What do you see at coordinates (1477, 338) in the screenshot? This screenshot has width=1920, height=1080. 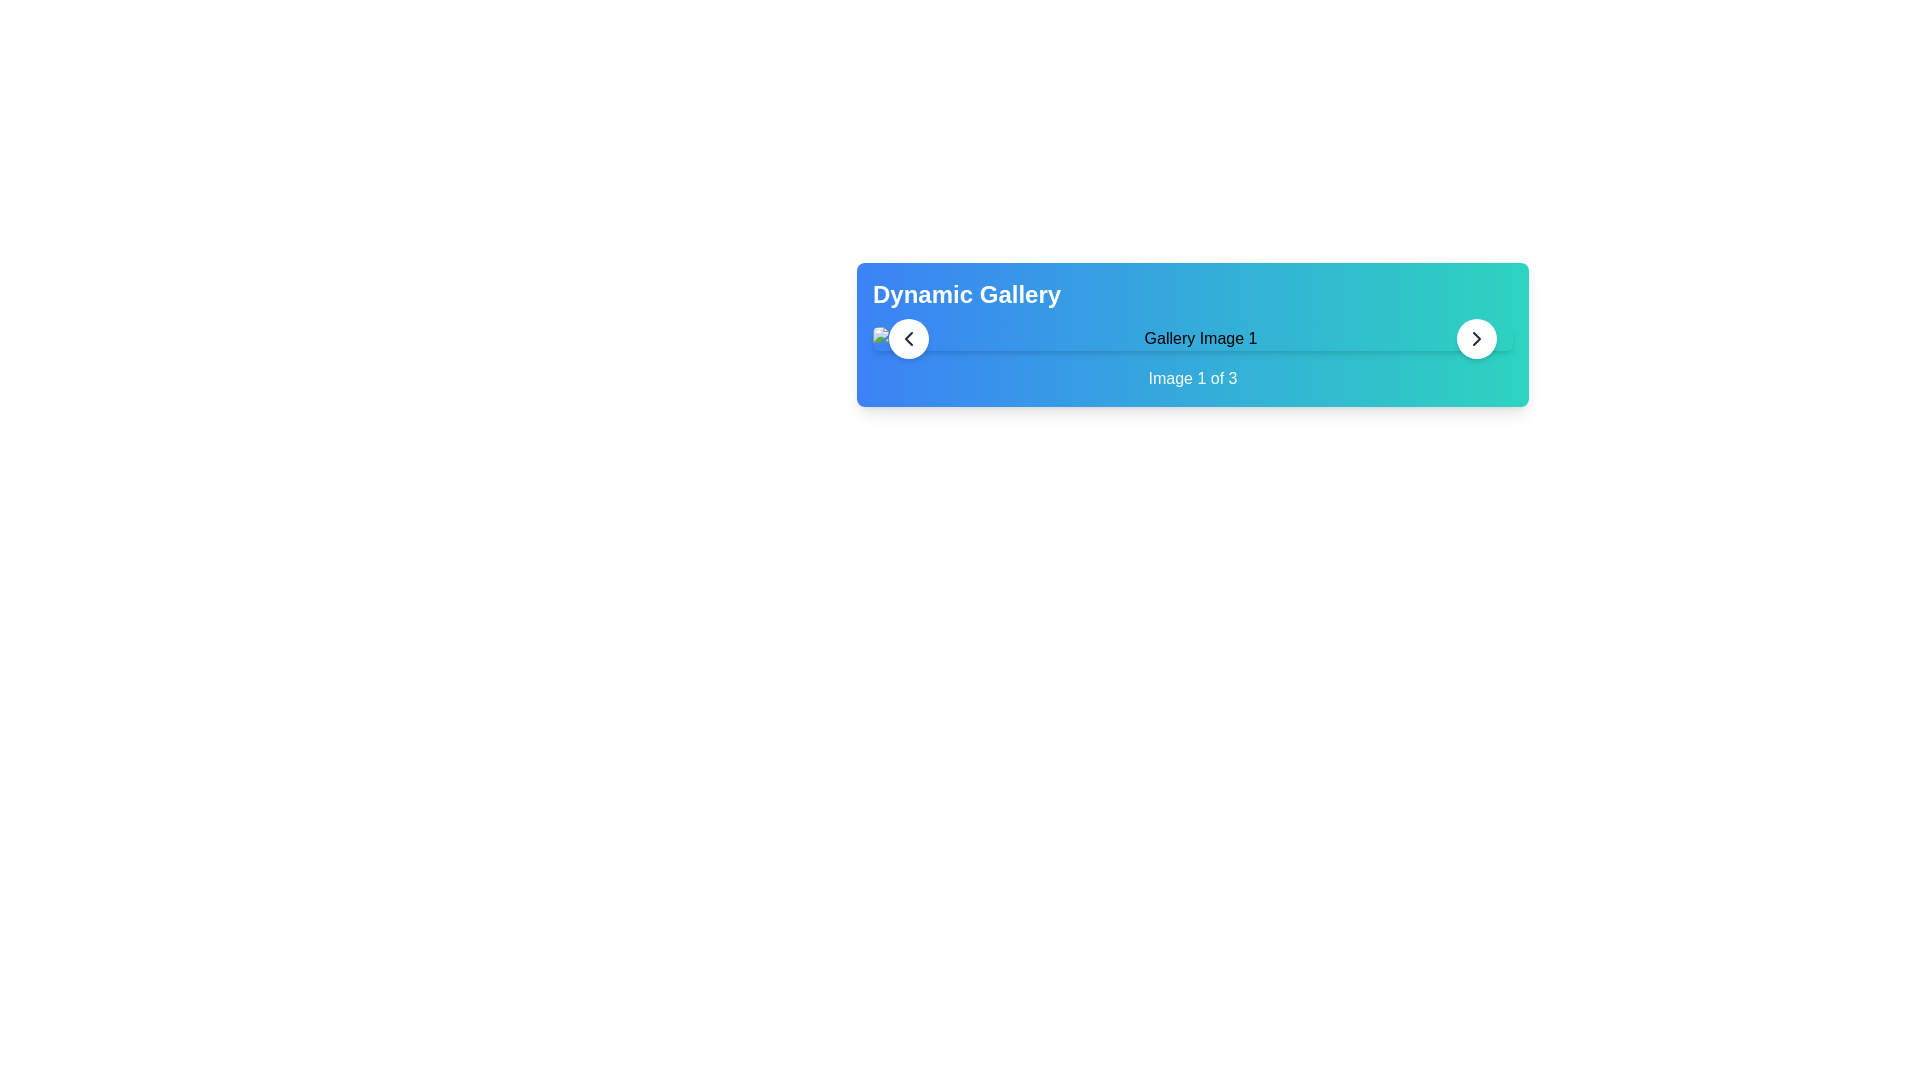 I see `the right-hand circle button icon` at bounding box center [1477, 338].